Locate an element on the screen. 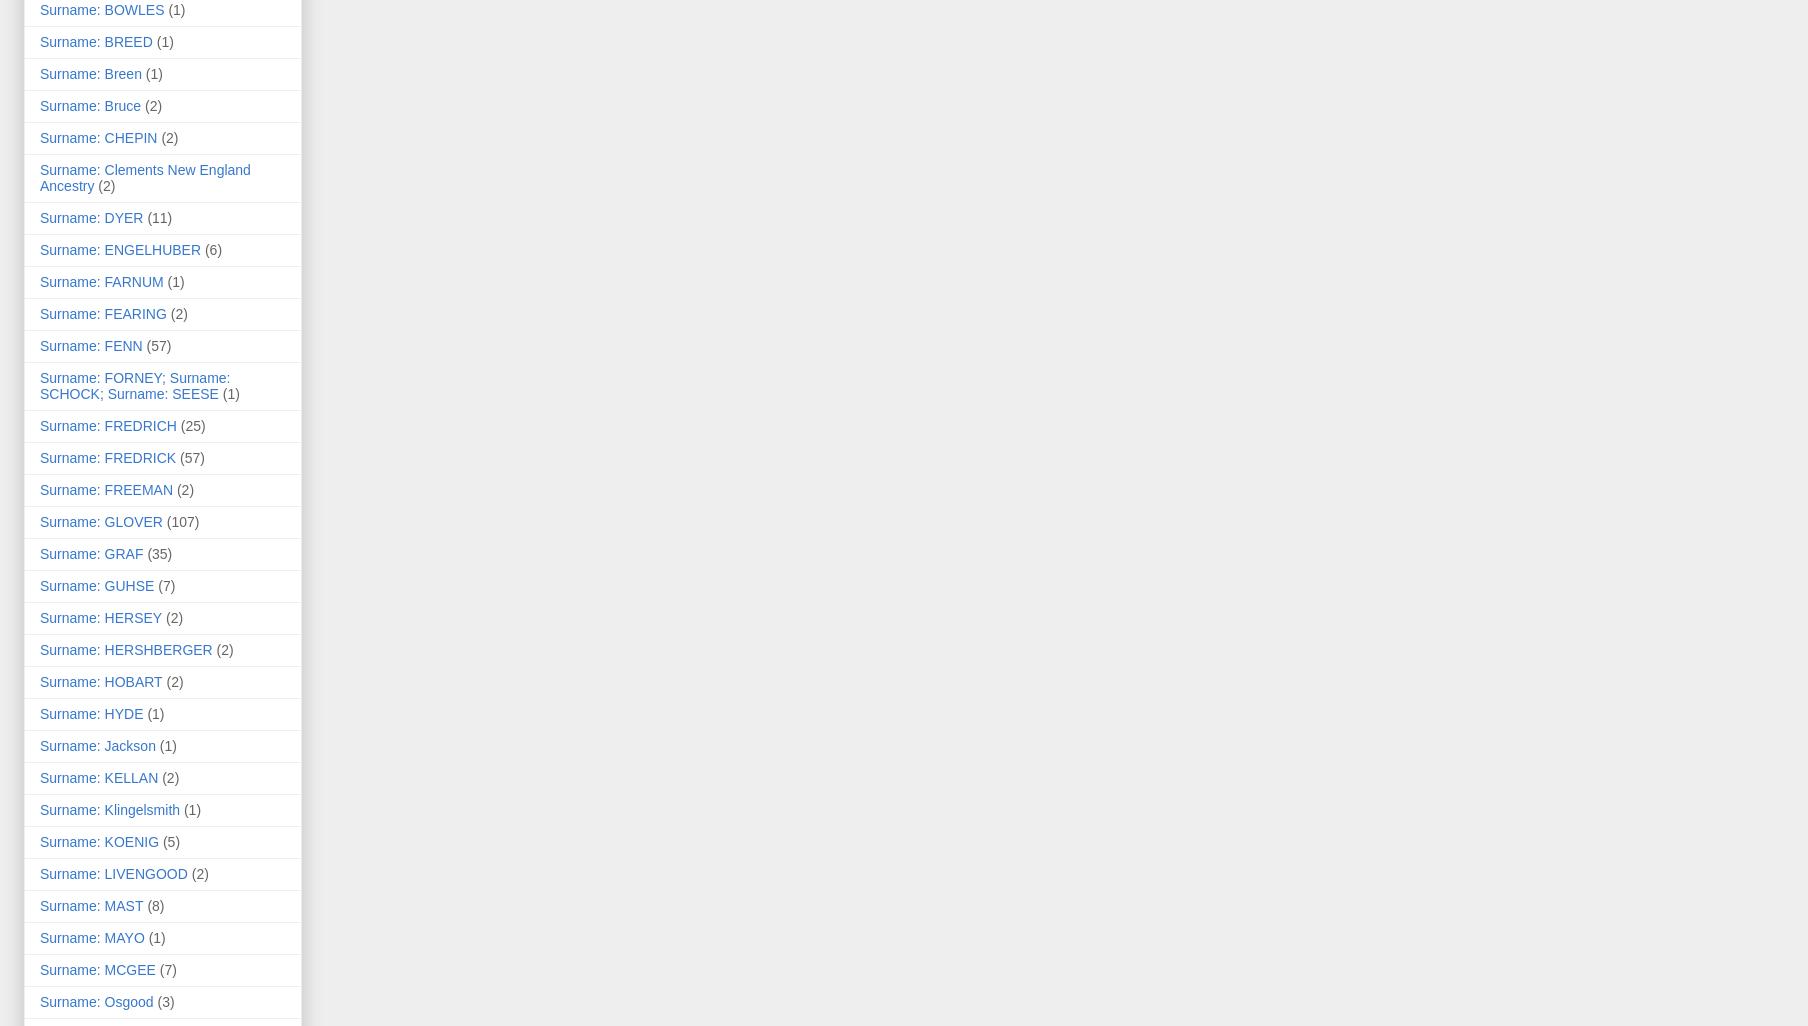  '(35)' is located at coordinates (159, 554).